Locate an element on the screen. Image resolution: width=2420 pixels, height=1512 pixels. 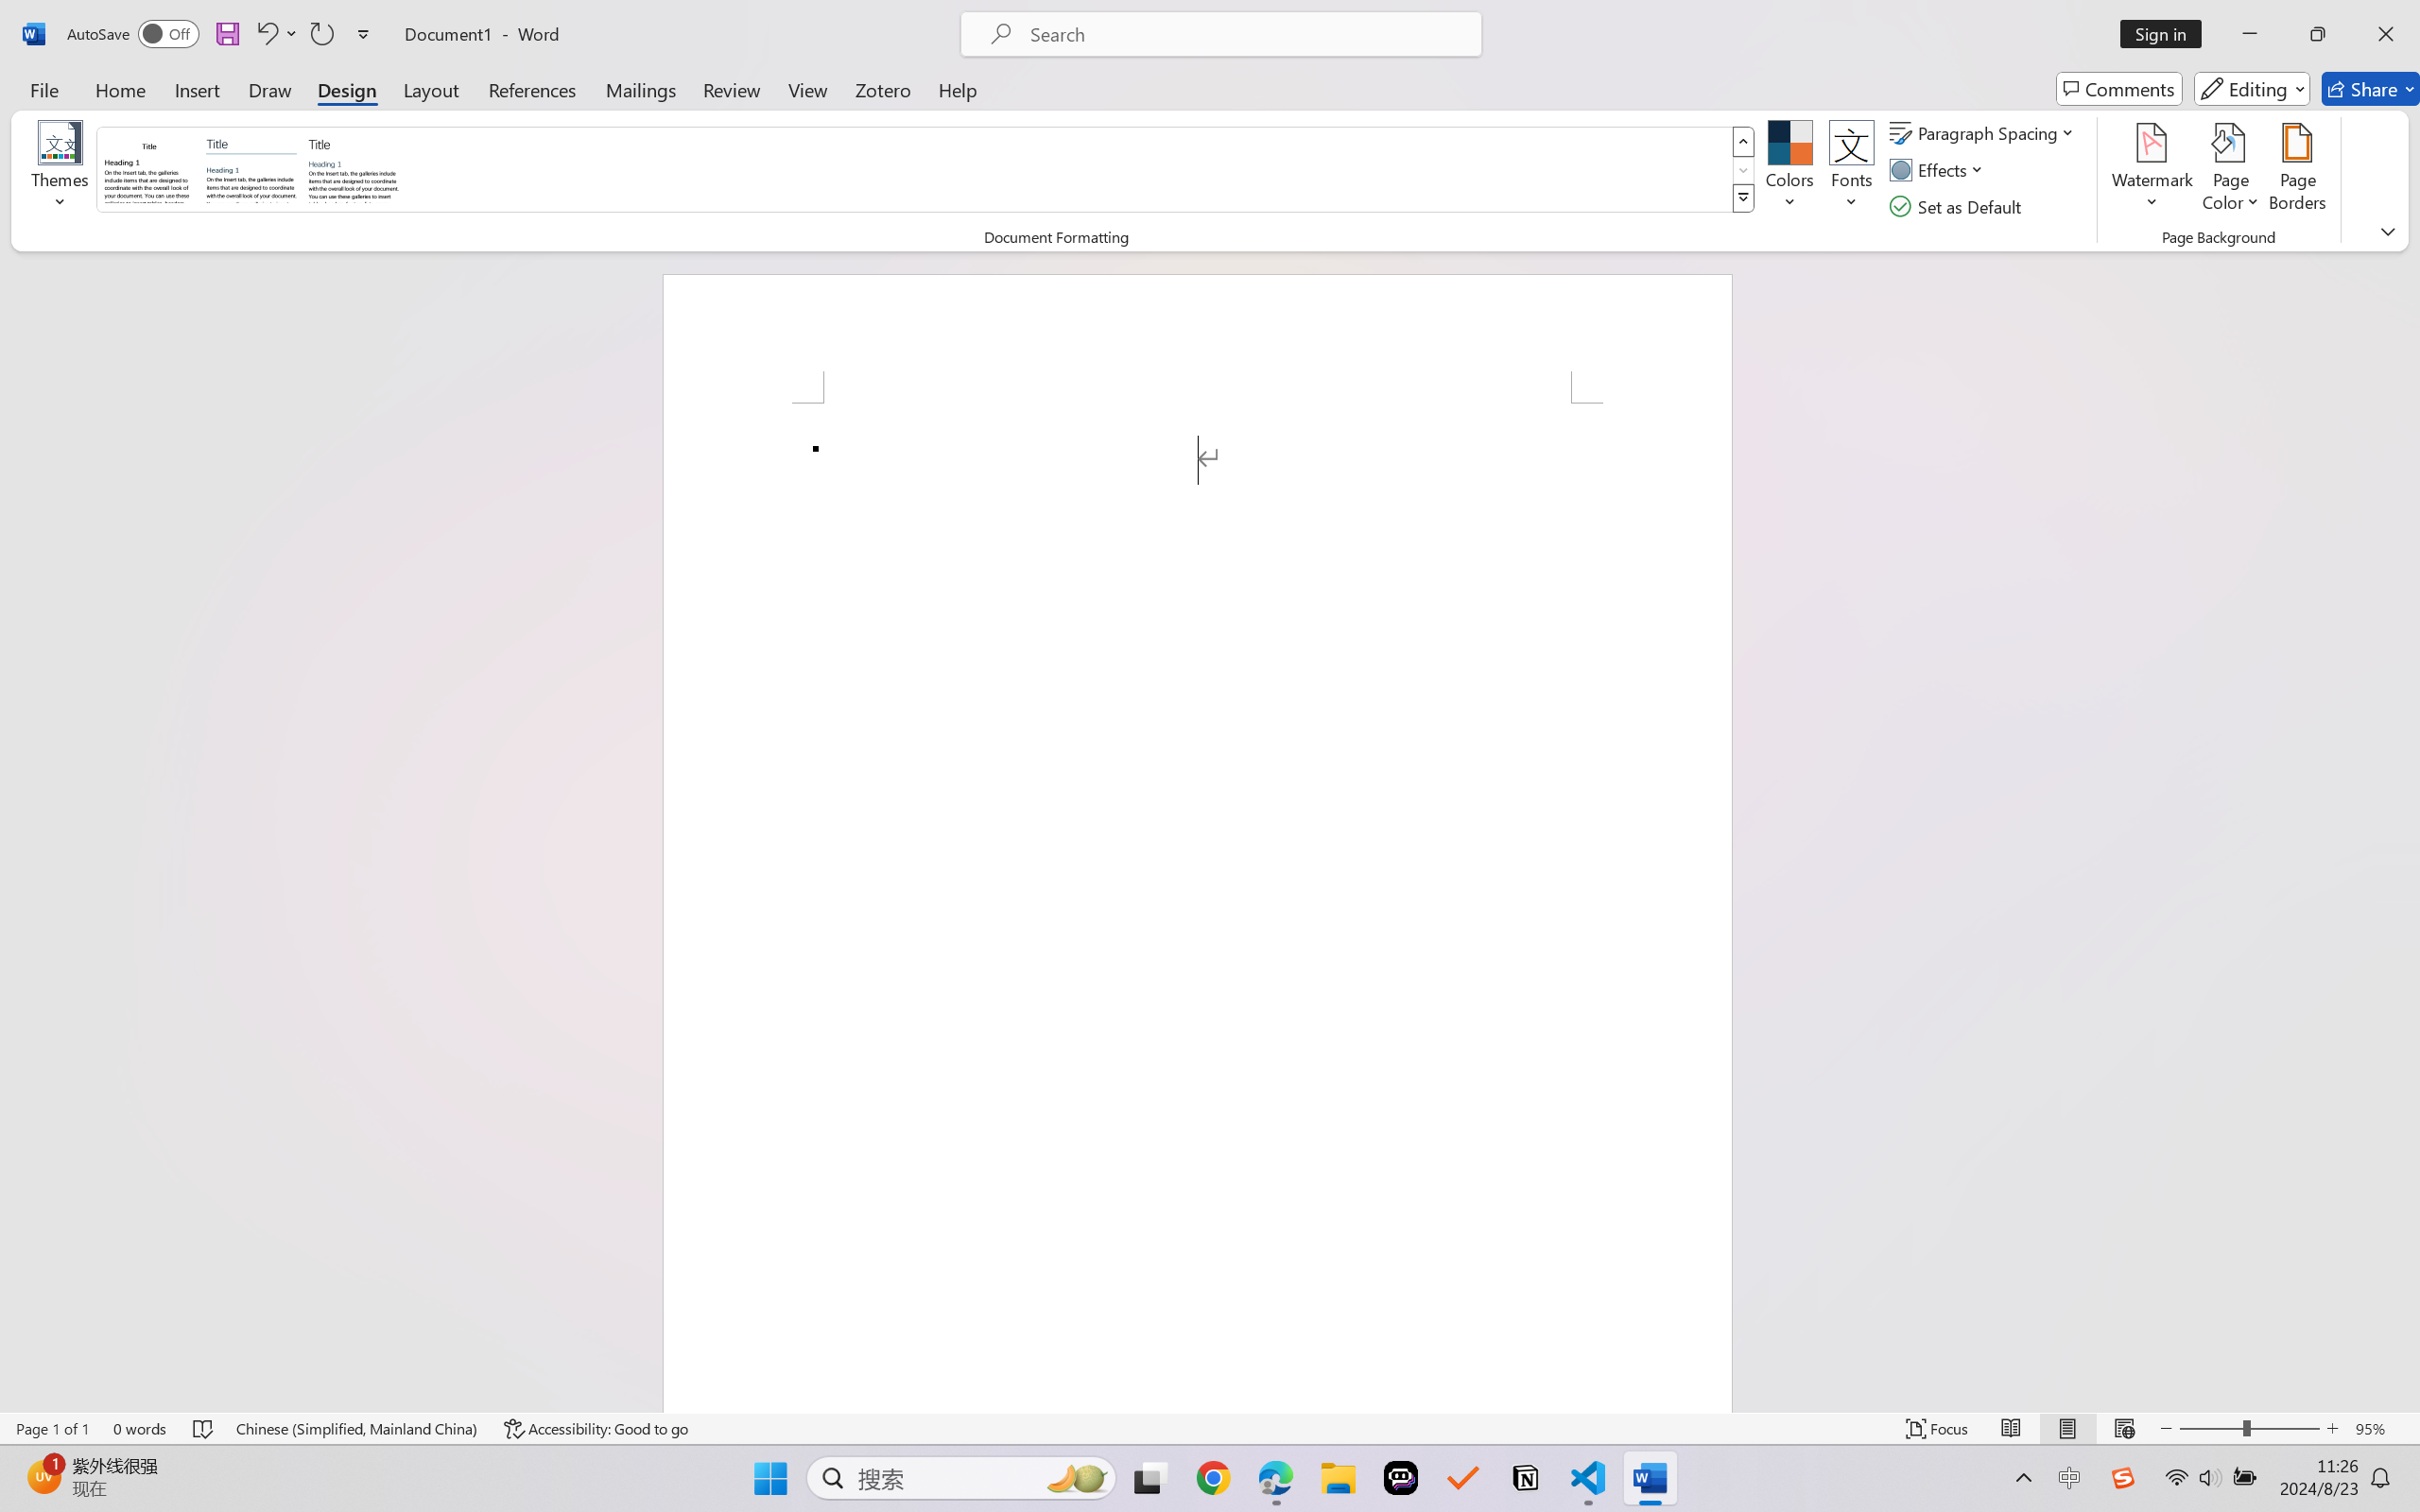
'Editing' is located at coordinates (2253, 88).